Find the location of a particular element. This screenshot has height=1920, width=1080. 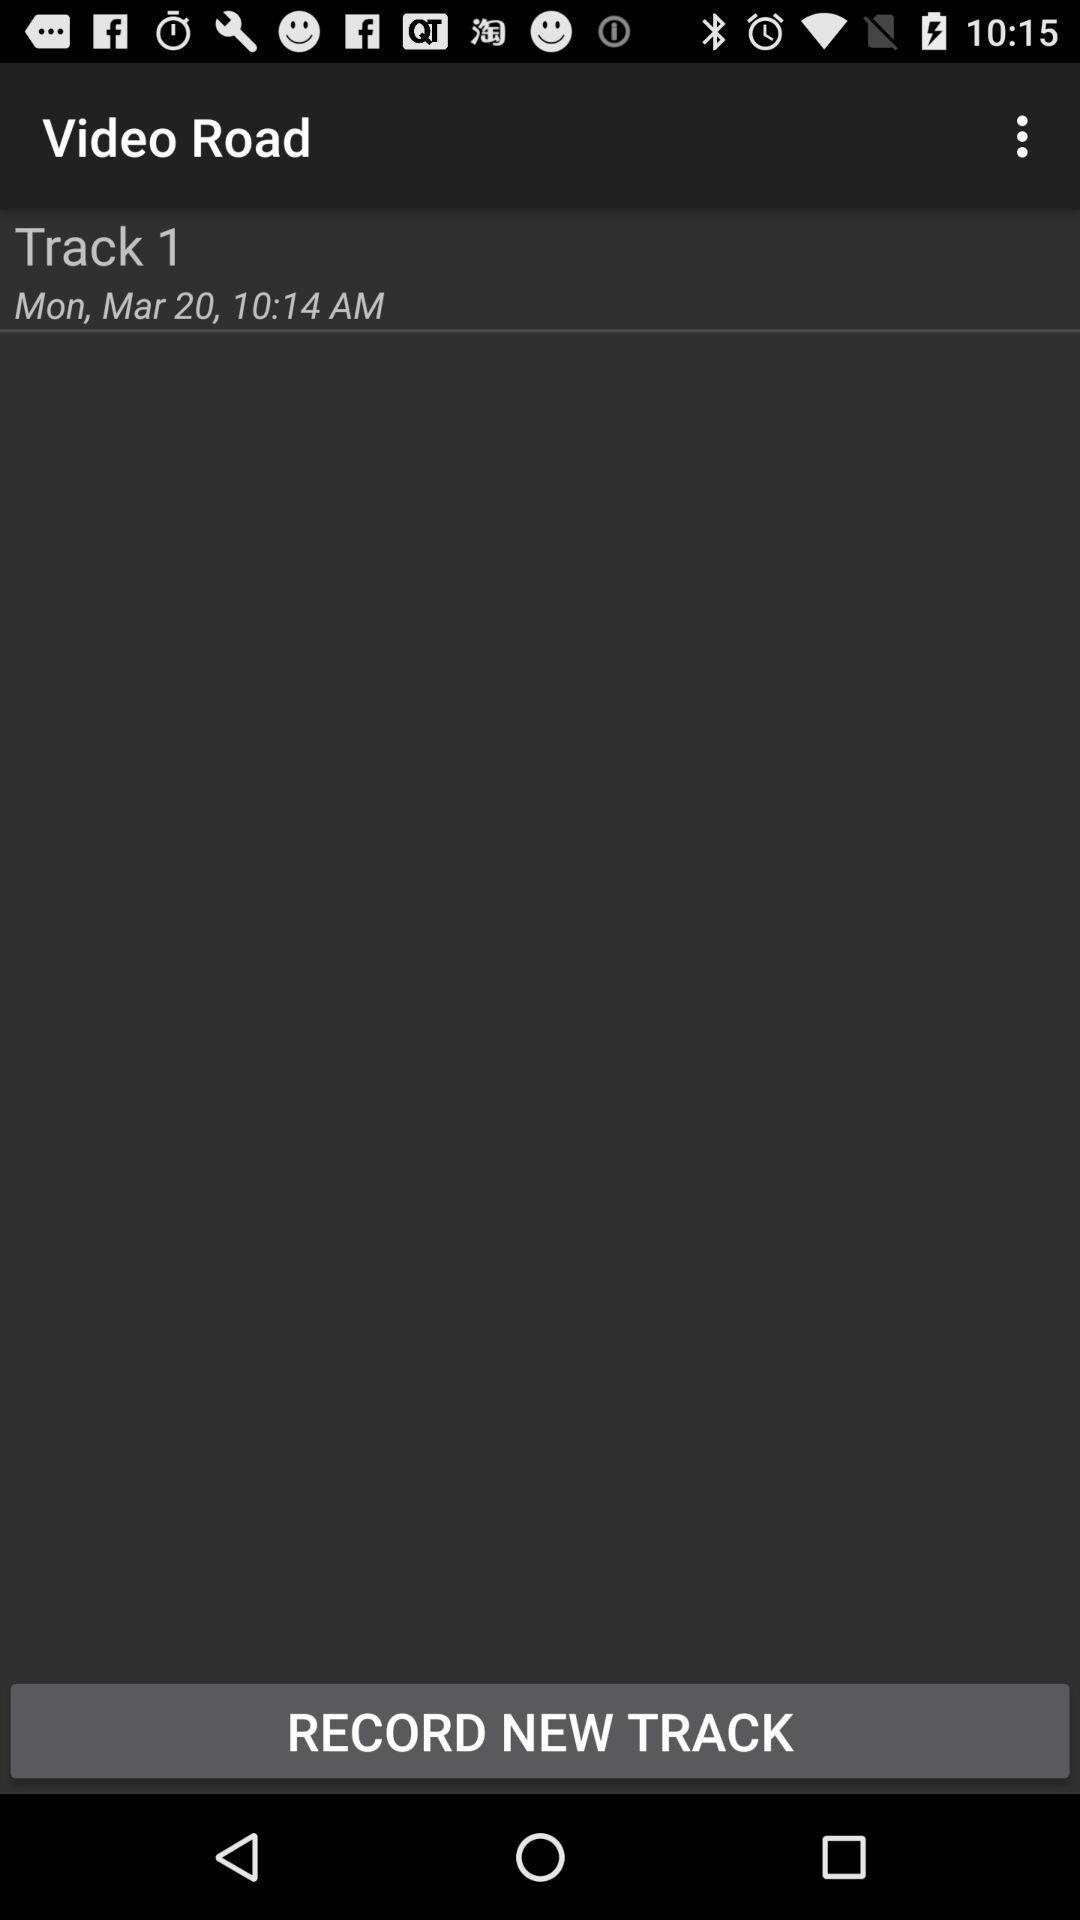

the record new track item is located at coordinates (540, 1730).